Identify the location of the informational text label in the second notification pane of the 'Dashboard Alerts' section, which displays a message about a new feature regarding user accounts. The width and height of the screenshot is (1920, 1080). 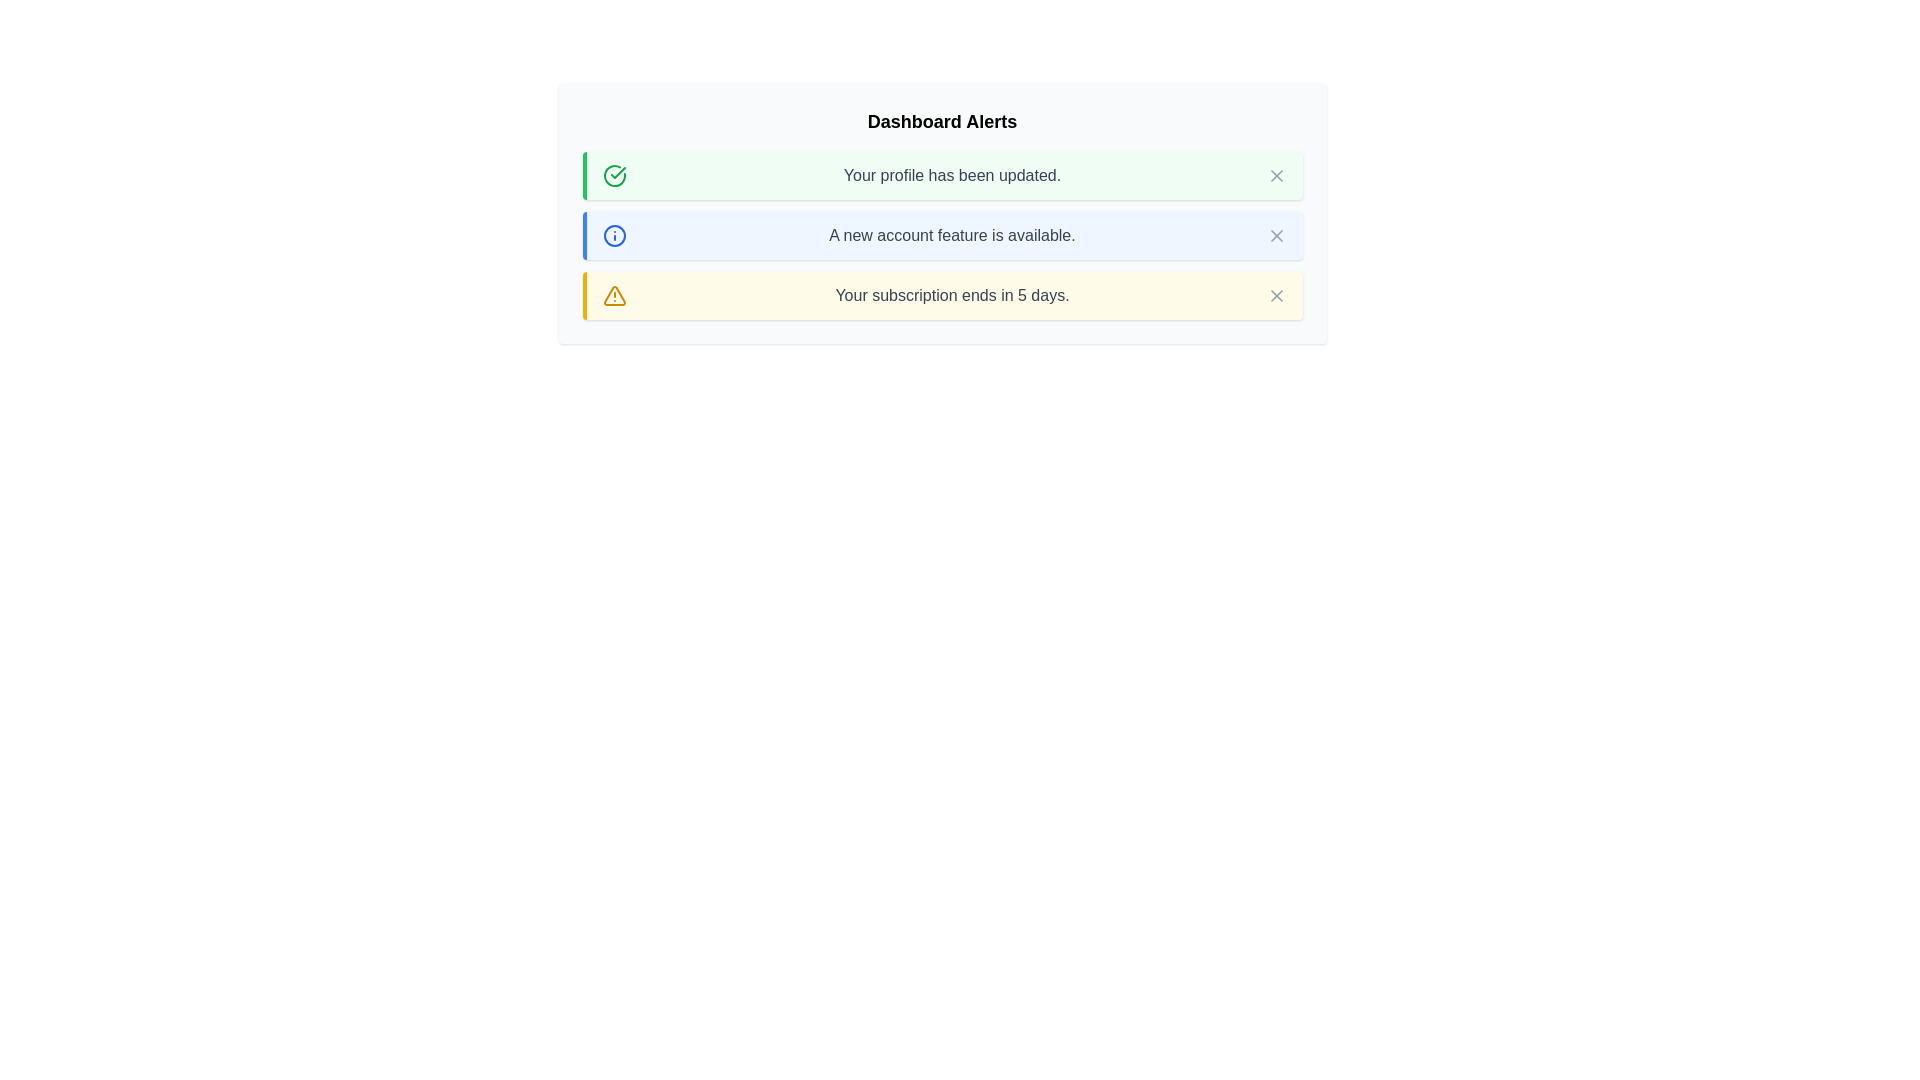
(951, 234).